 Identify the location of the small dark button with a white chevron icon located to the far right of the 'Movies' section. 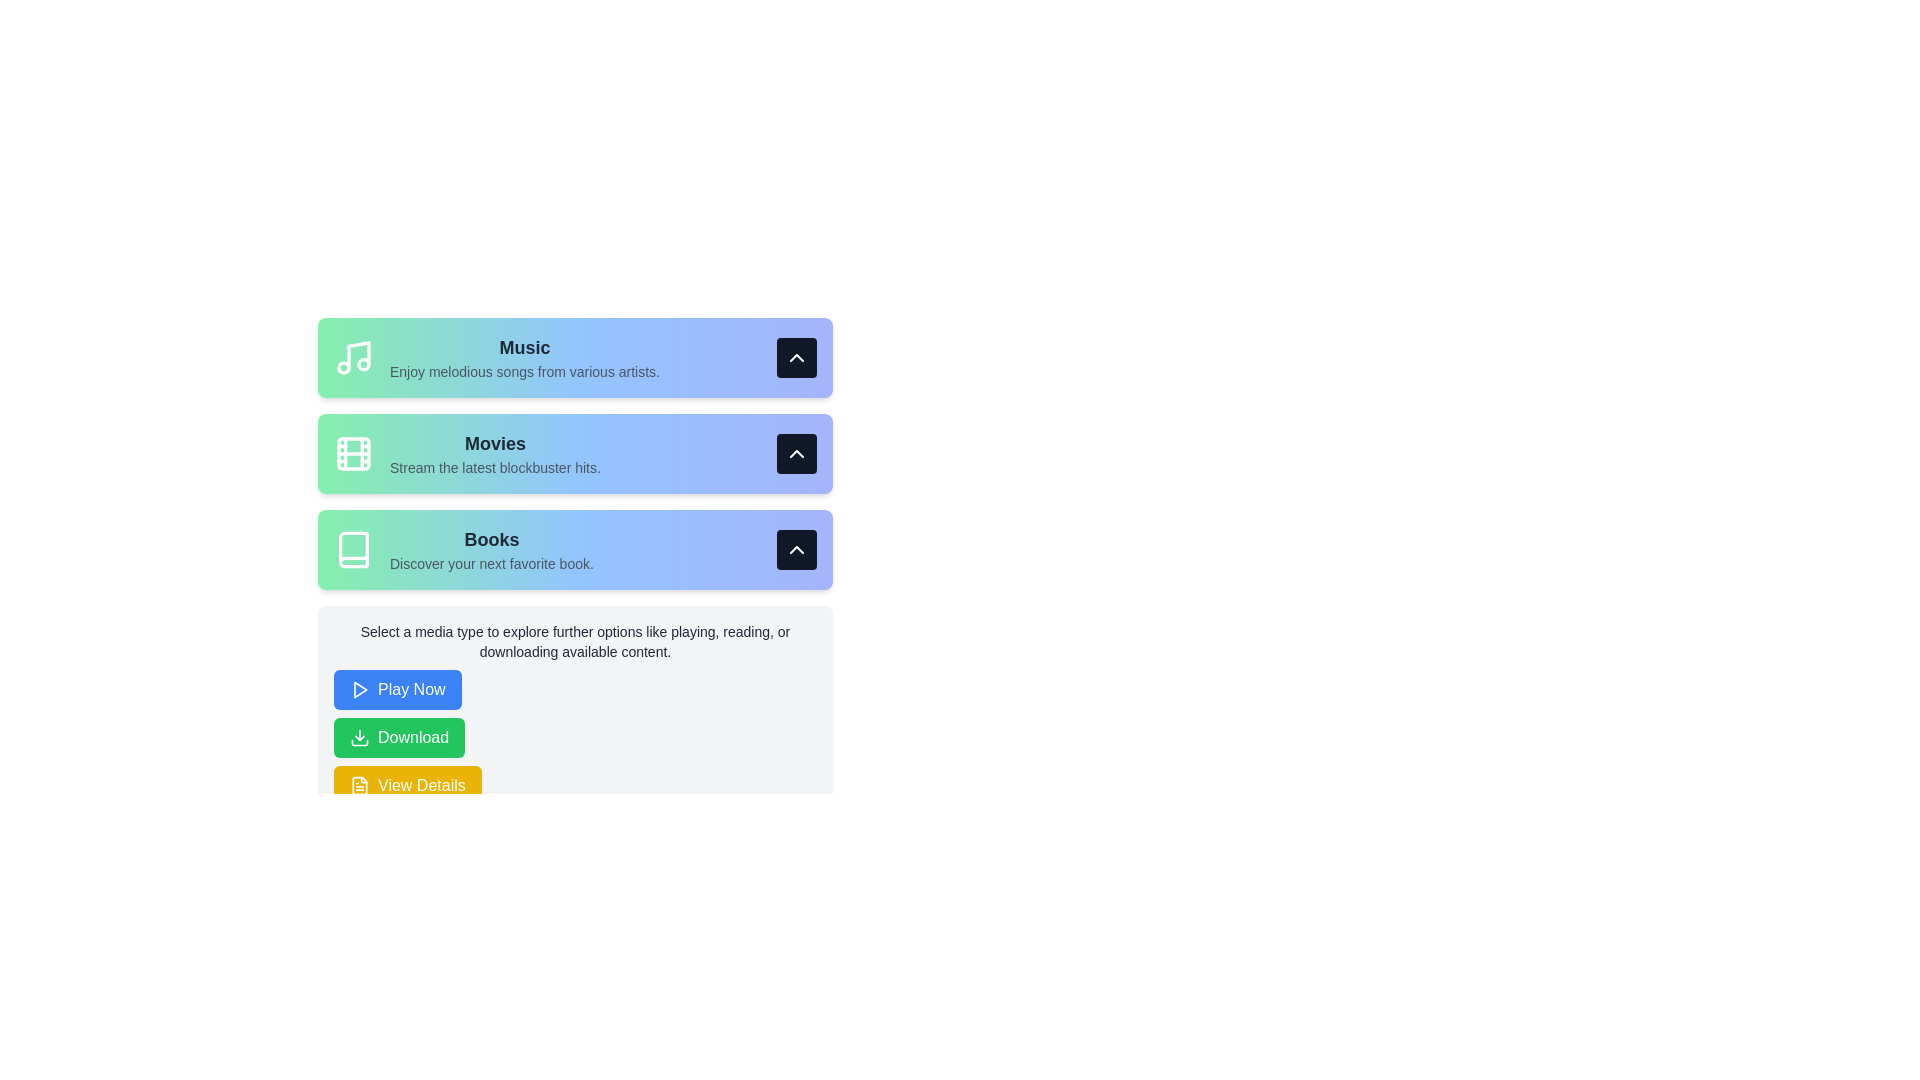
(795, 454).